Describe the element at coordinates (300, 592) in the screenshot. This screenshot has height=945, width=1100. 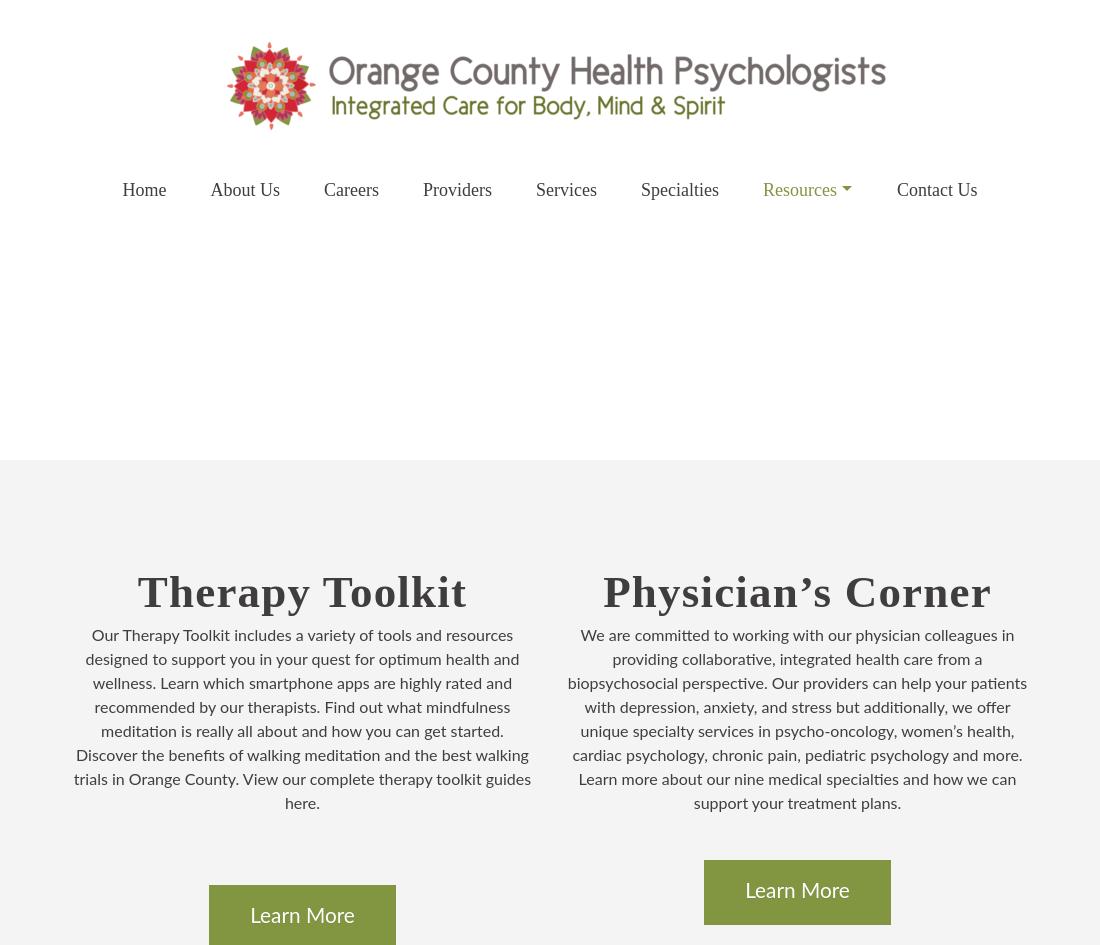
I see `'Therapy Toolkit'` at that location.